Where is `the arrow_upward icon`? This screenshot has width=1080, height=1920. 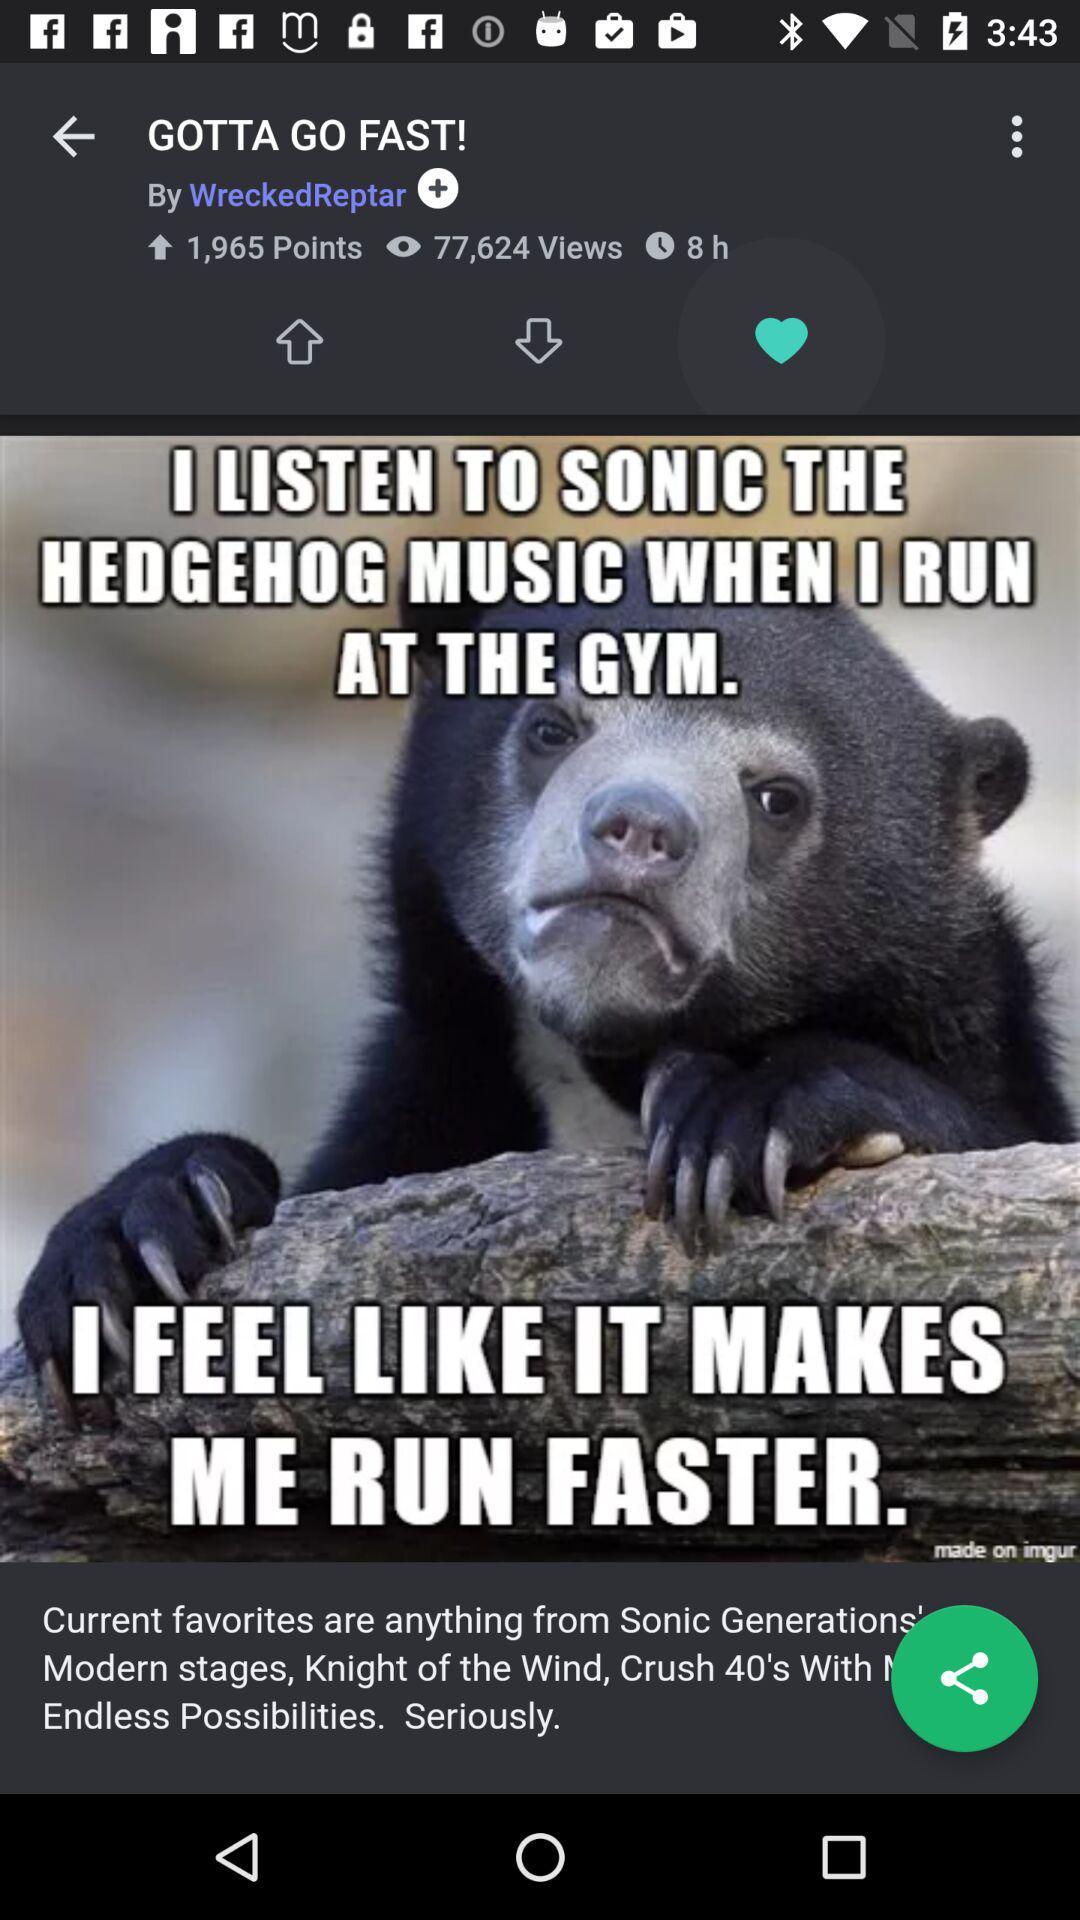
the arrow_upward icon is located at coordinates (298, 341).